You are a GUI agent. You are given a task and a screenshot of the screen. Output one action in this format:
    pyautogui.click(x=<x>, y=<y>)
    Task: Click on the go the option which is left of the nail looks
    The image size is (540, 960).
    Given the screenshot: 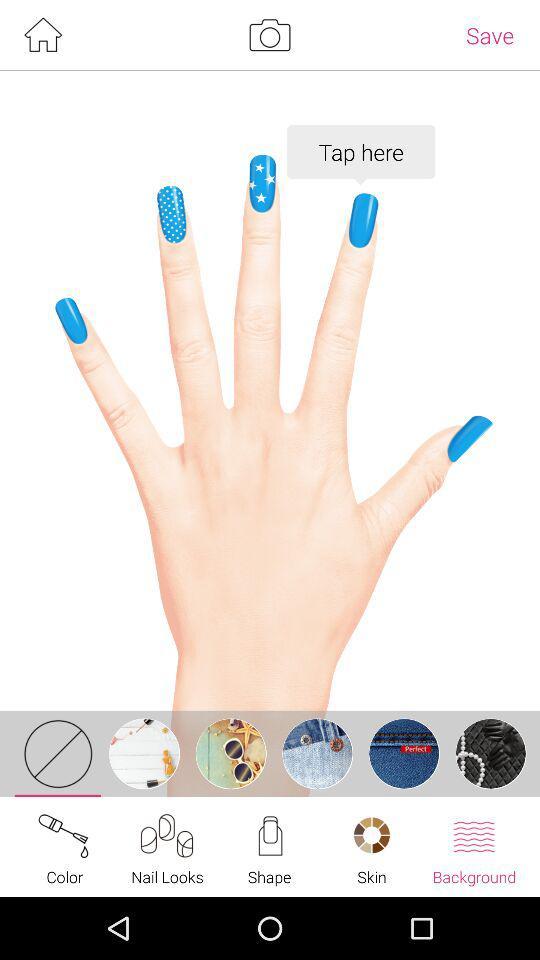 What is the action you would take?
    pyautogui.click(x=65, y=846)
    